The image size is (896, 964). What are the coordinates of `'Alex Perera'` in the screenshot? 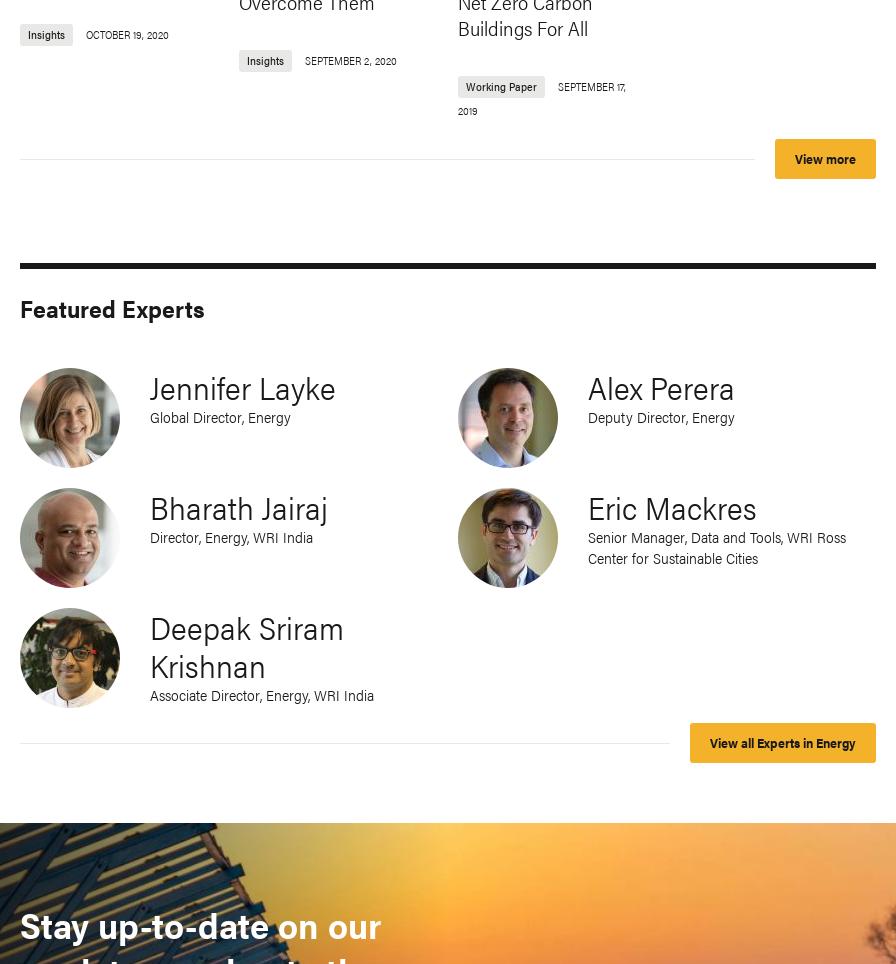 It's located at (661, 386).